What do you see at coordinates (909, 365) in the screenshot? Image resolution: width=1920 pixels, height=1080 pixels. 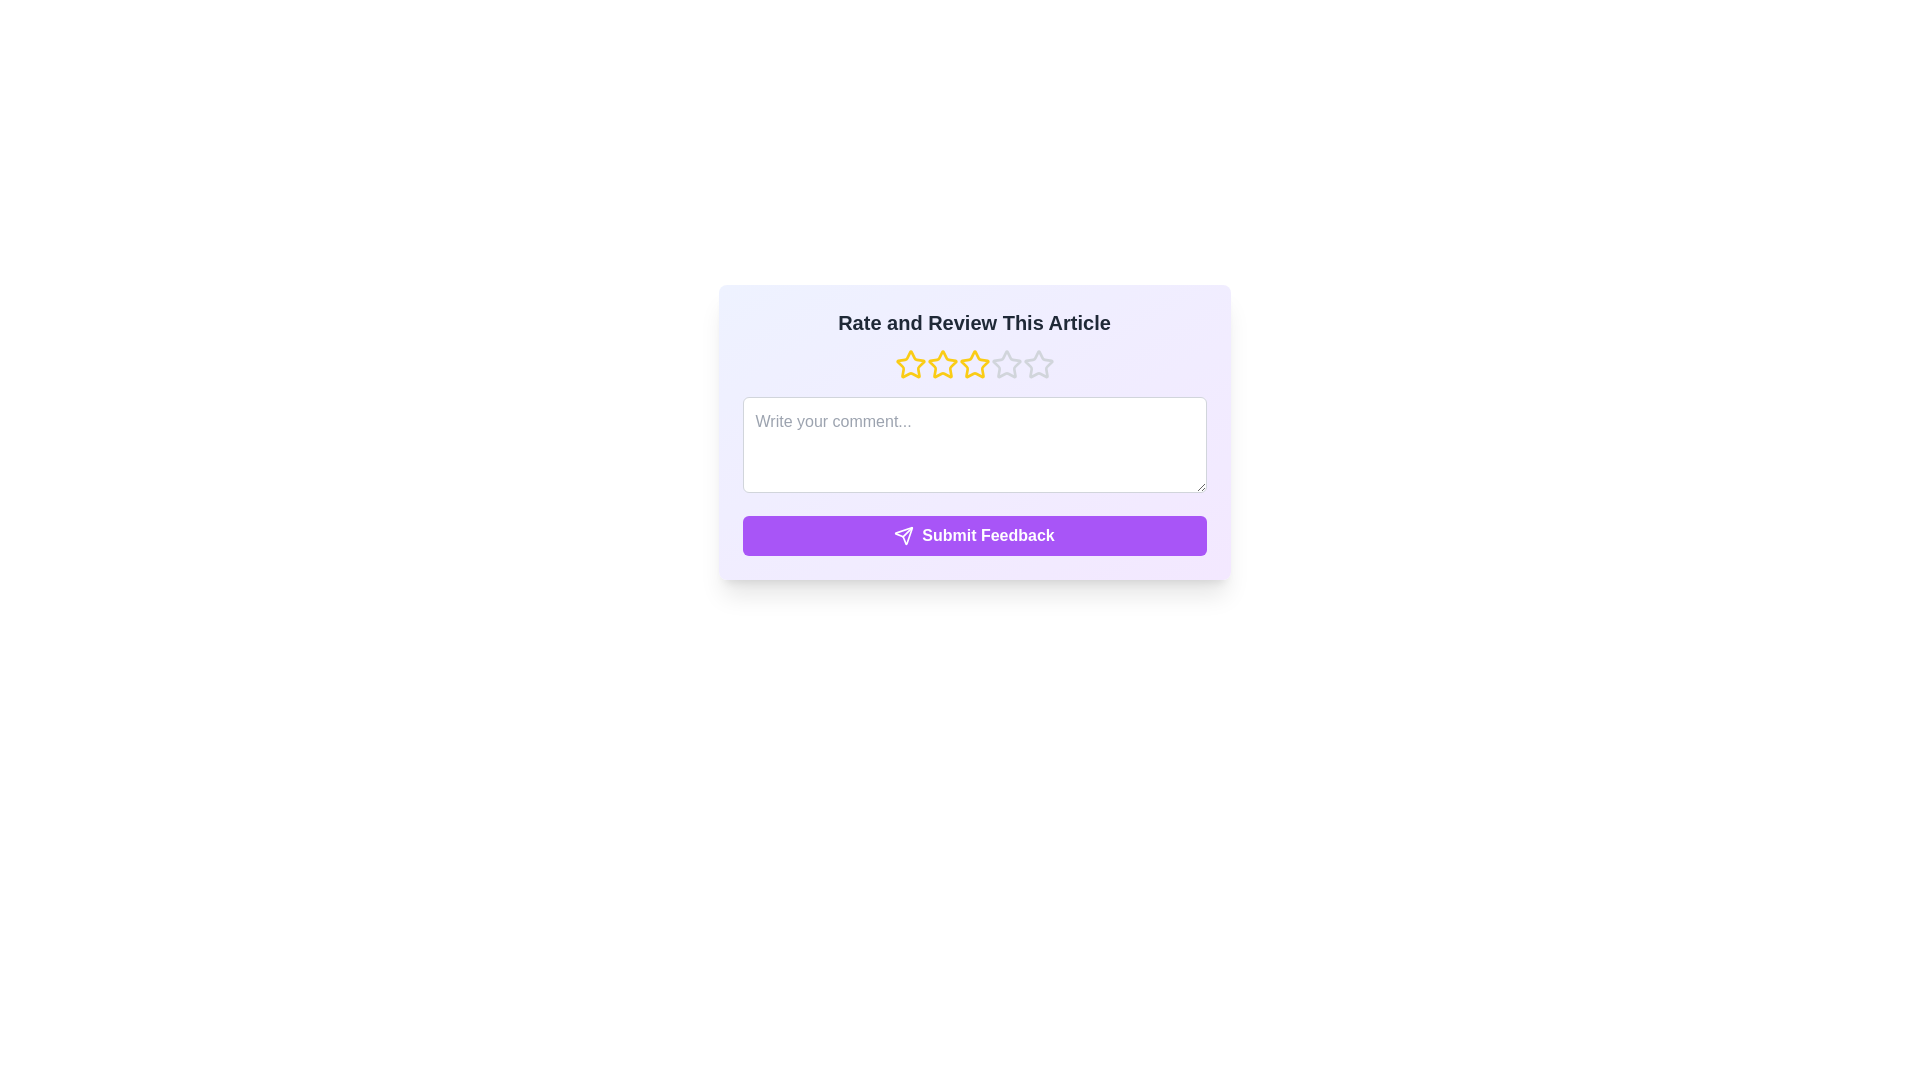 I see `the rating to 1 stars by clicking on the corresponding star` at bounding box center [909, 365].